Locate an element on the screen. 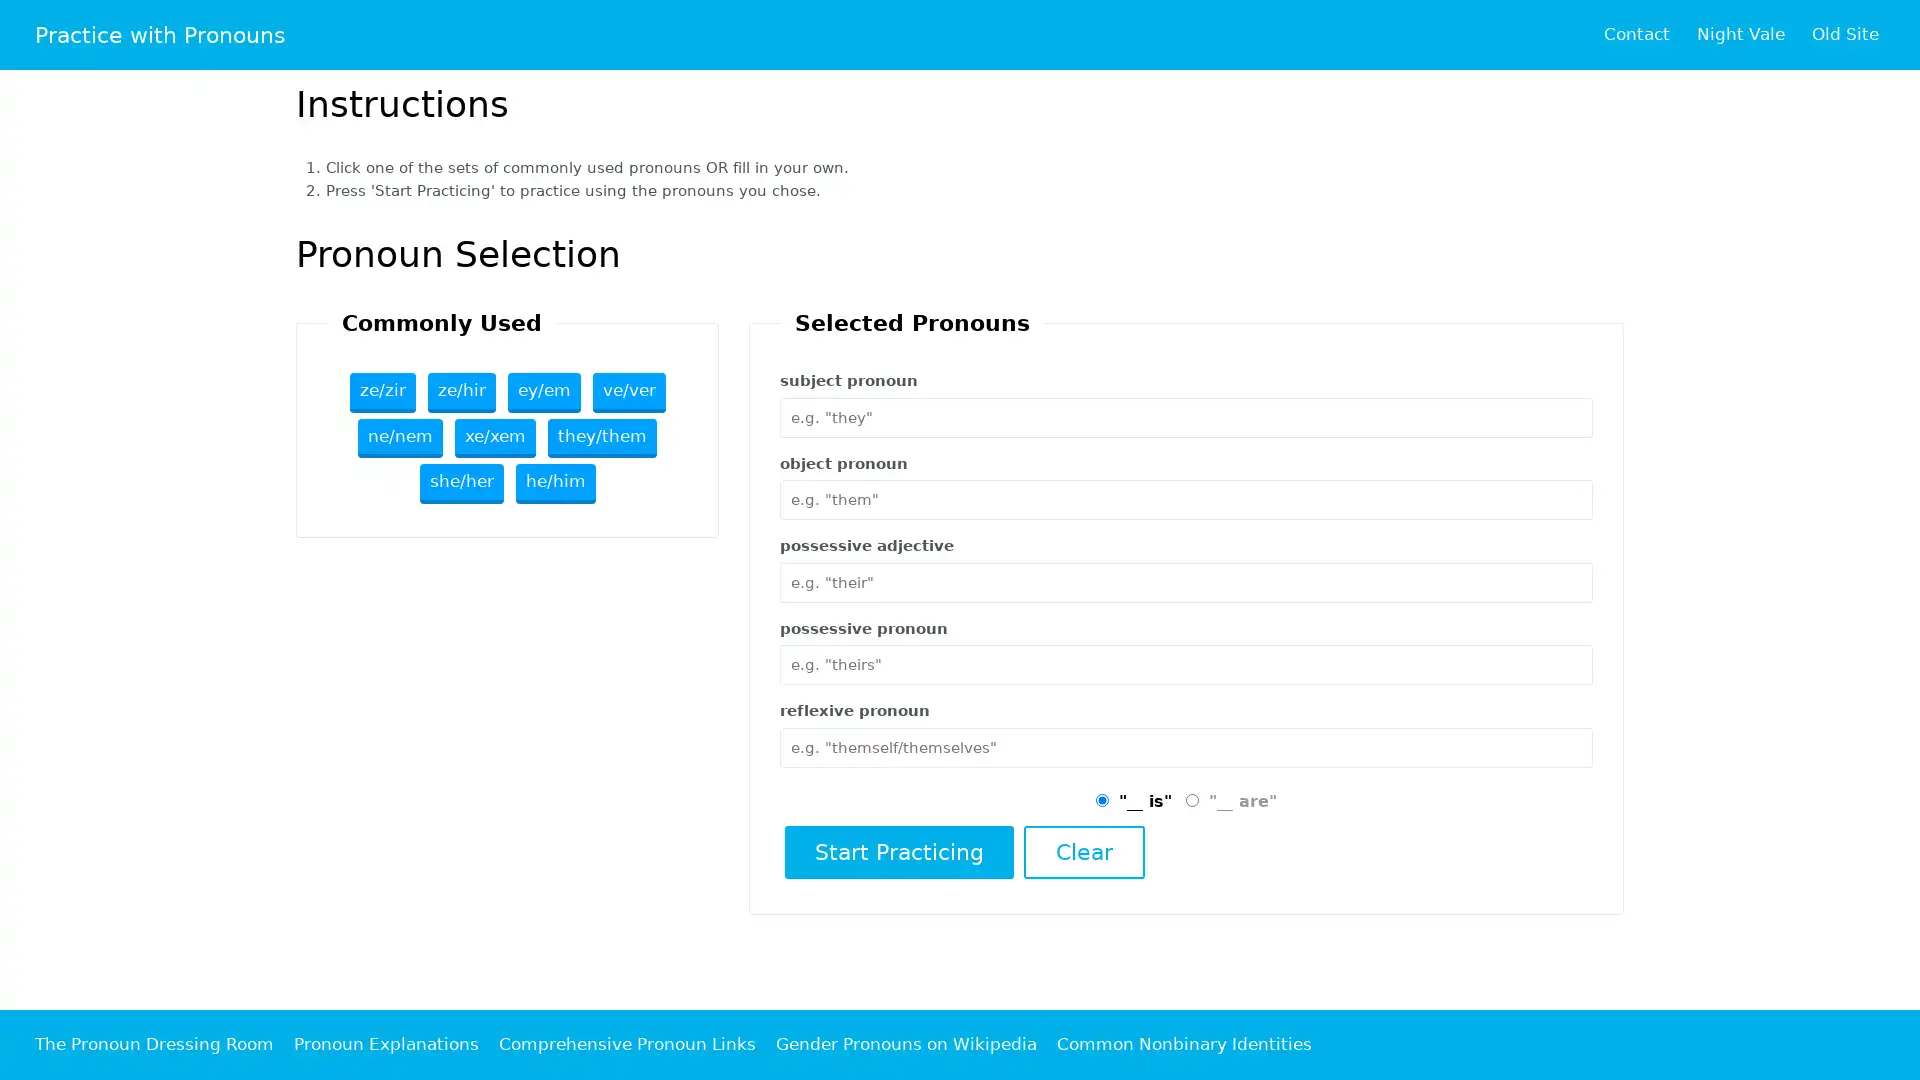 The width and height of the screenshot is (1920, 1080). xe/xem is located at coordinates (495, 437).